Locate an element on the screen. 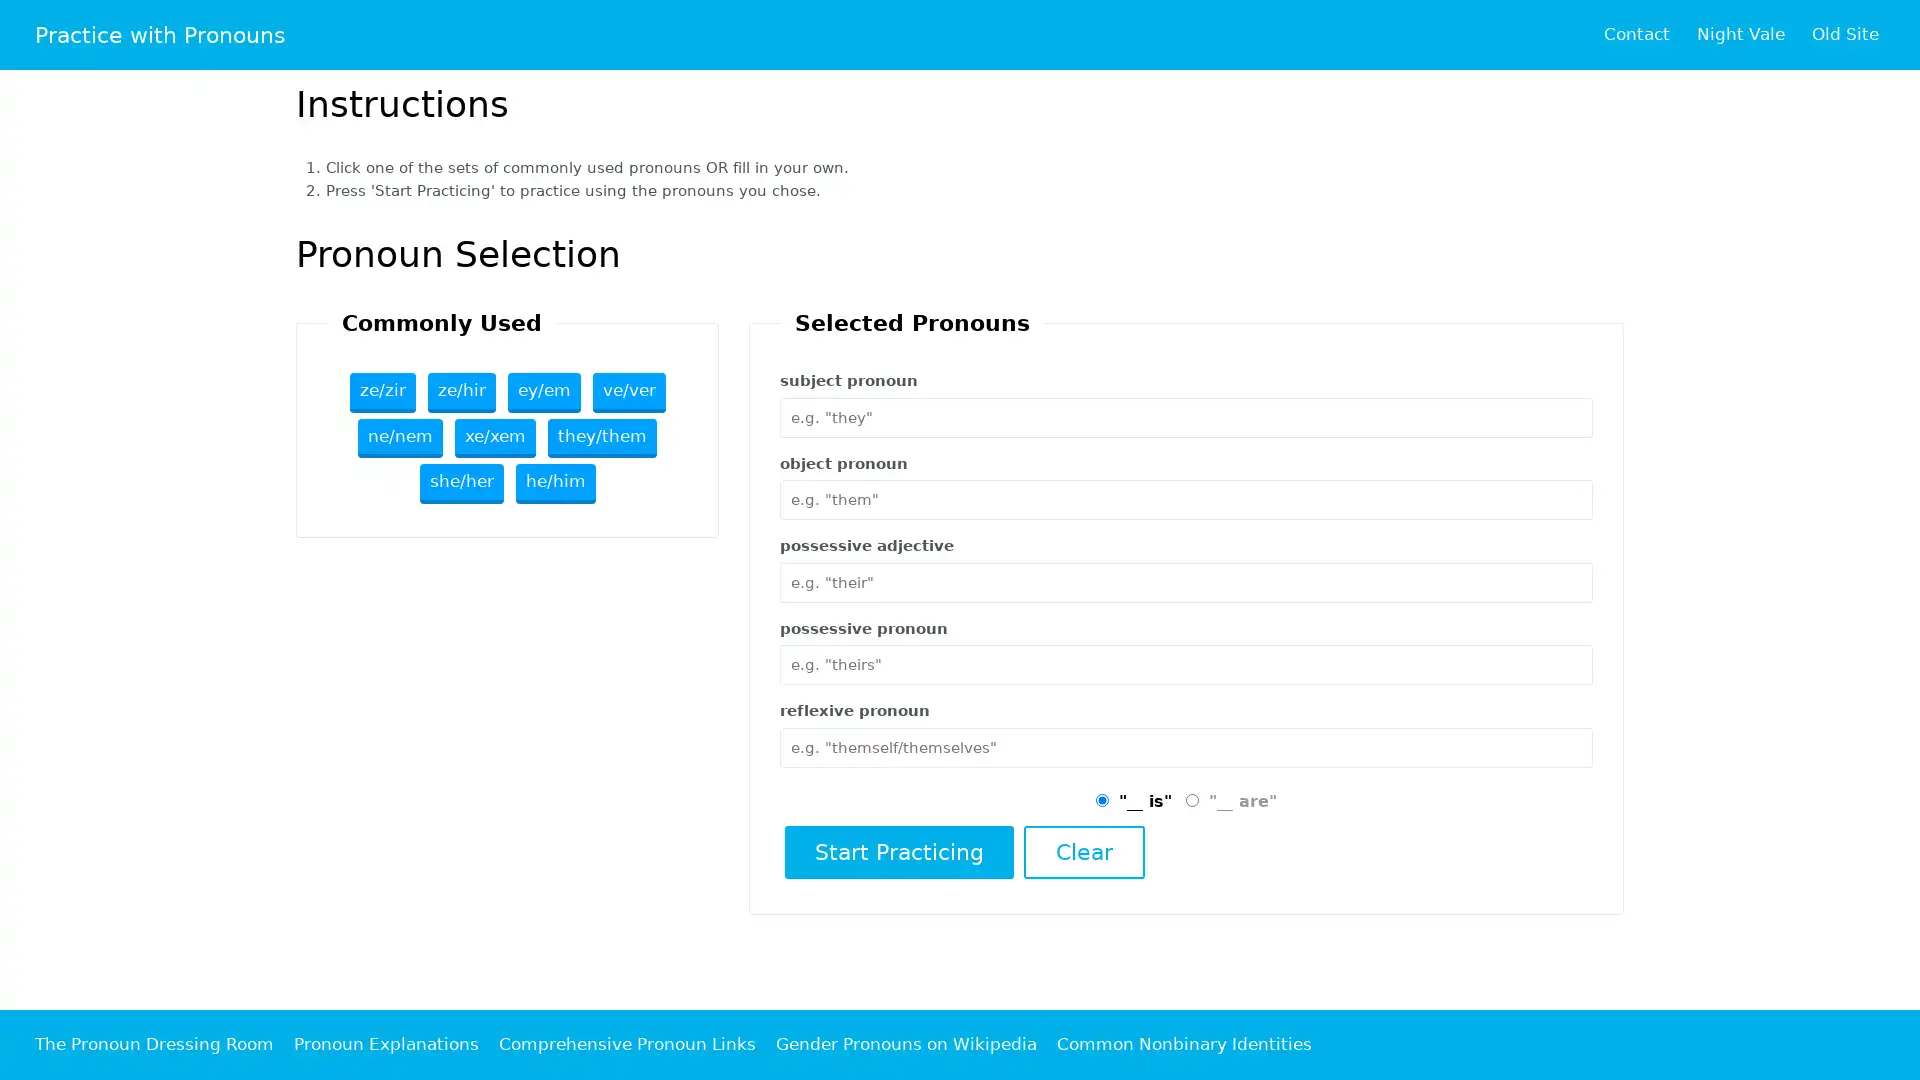 The width and height of the screenshot is (1920, 1080). xe/xem is located at coordinates (495, 437).